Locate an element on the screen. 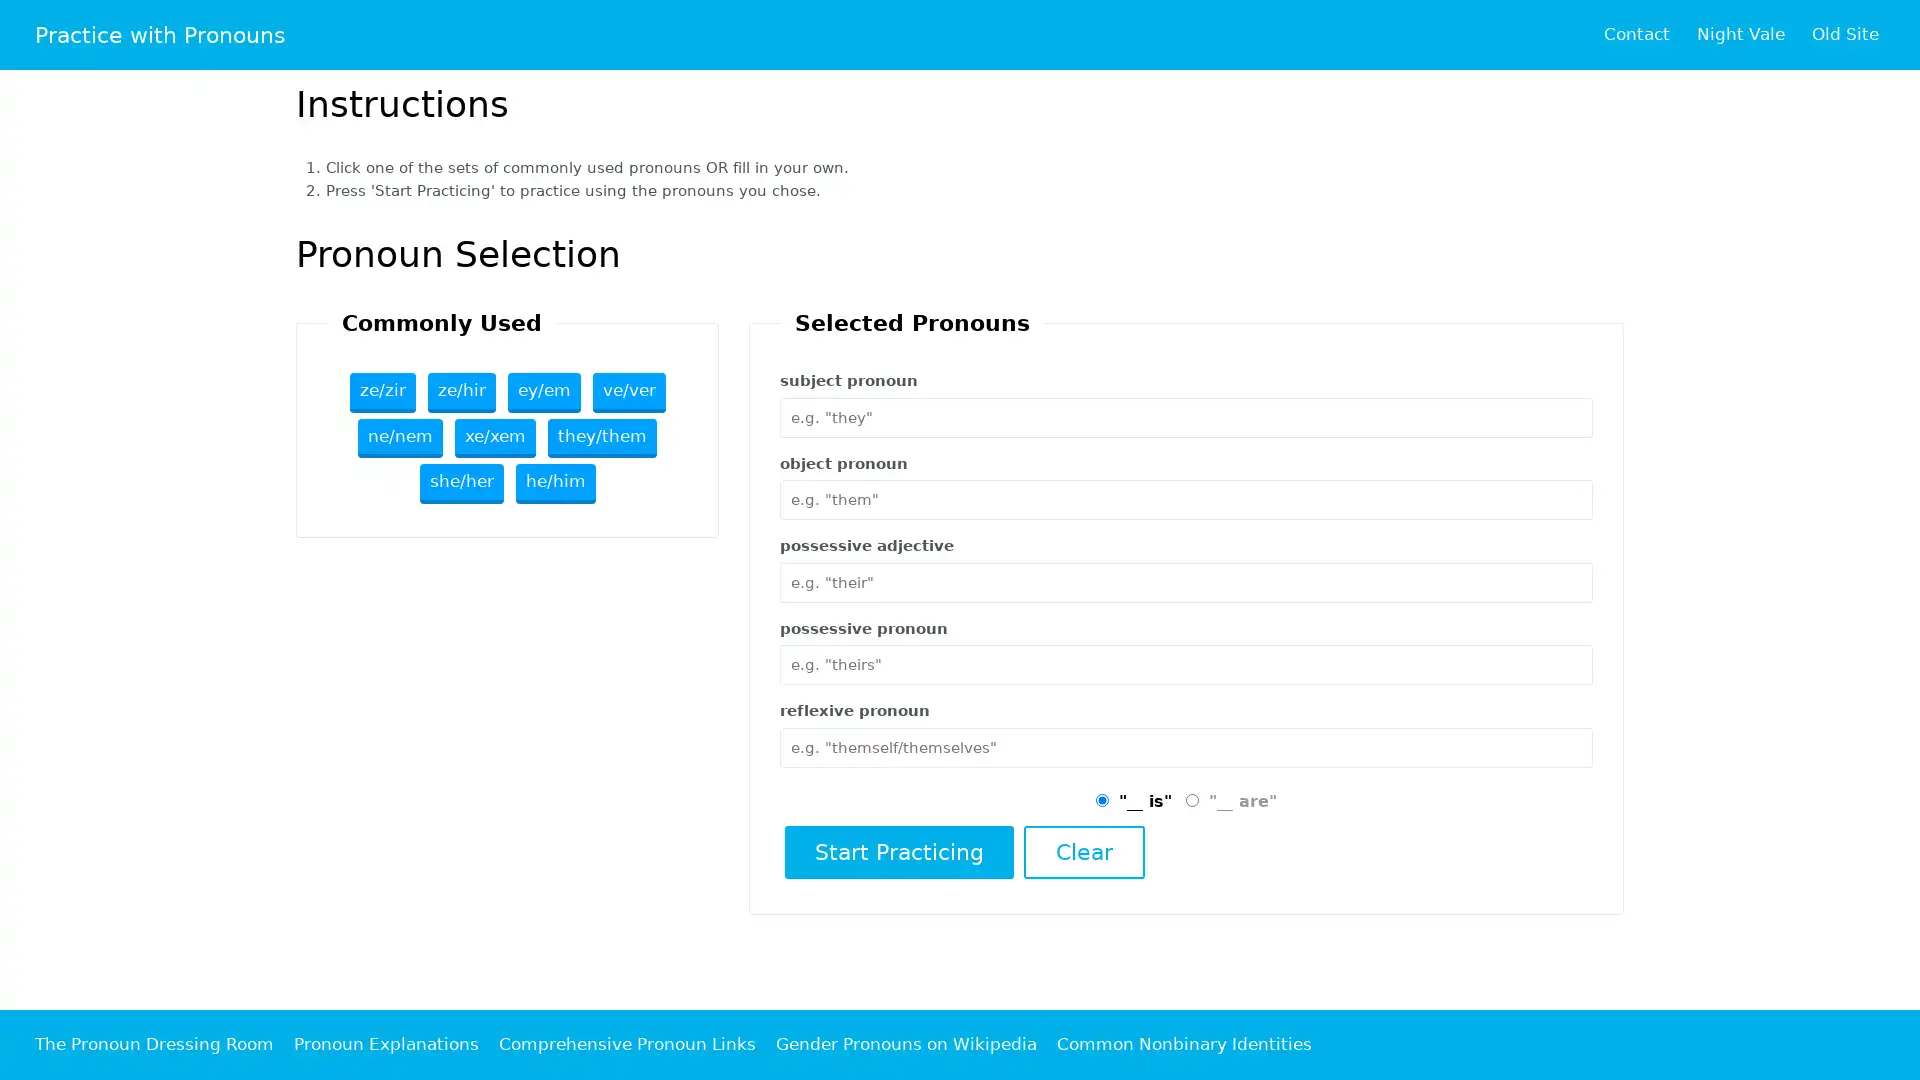 The width and height of the screenshot is (1920, 1080). xe/xem is located at coordinates (495, 437).